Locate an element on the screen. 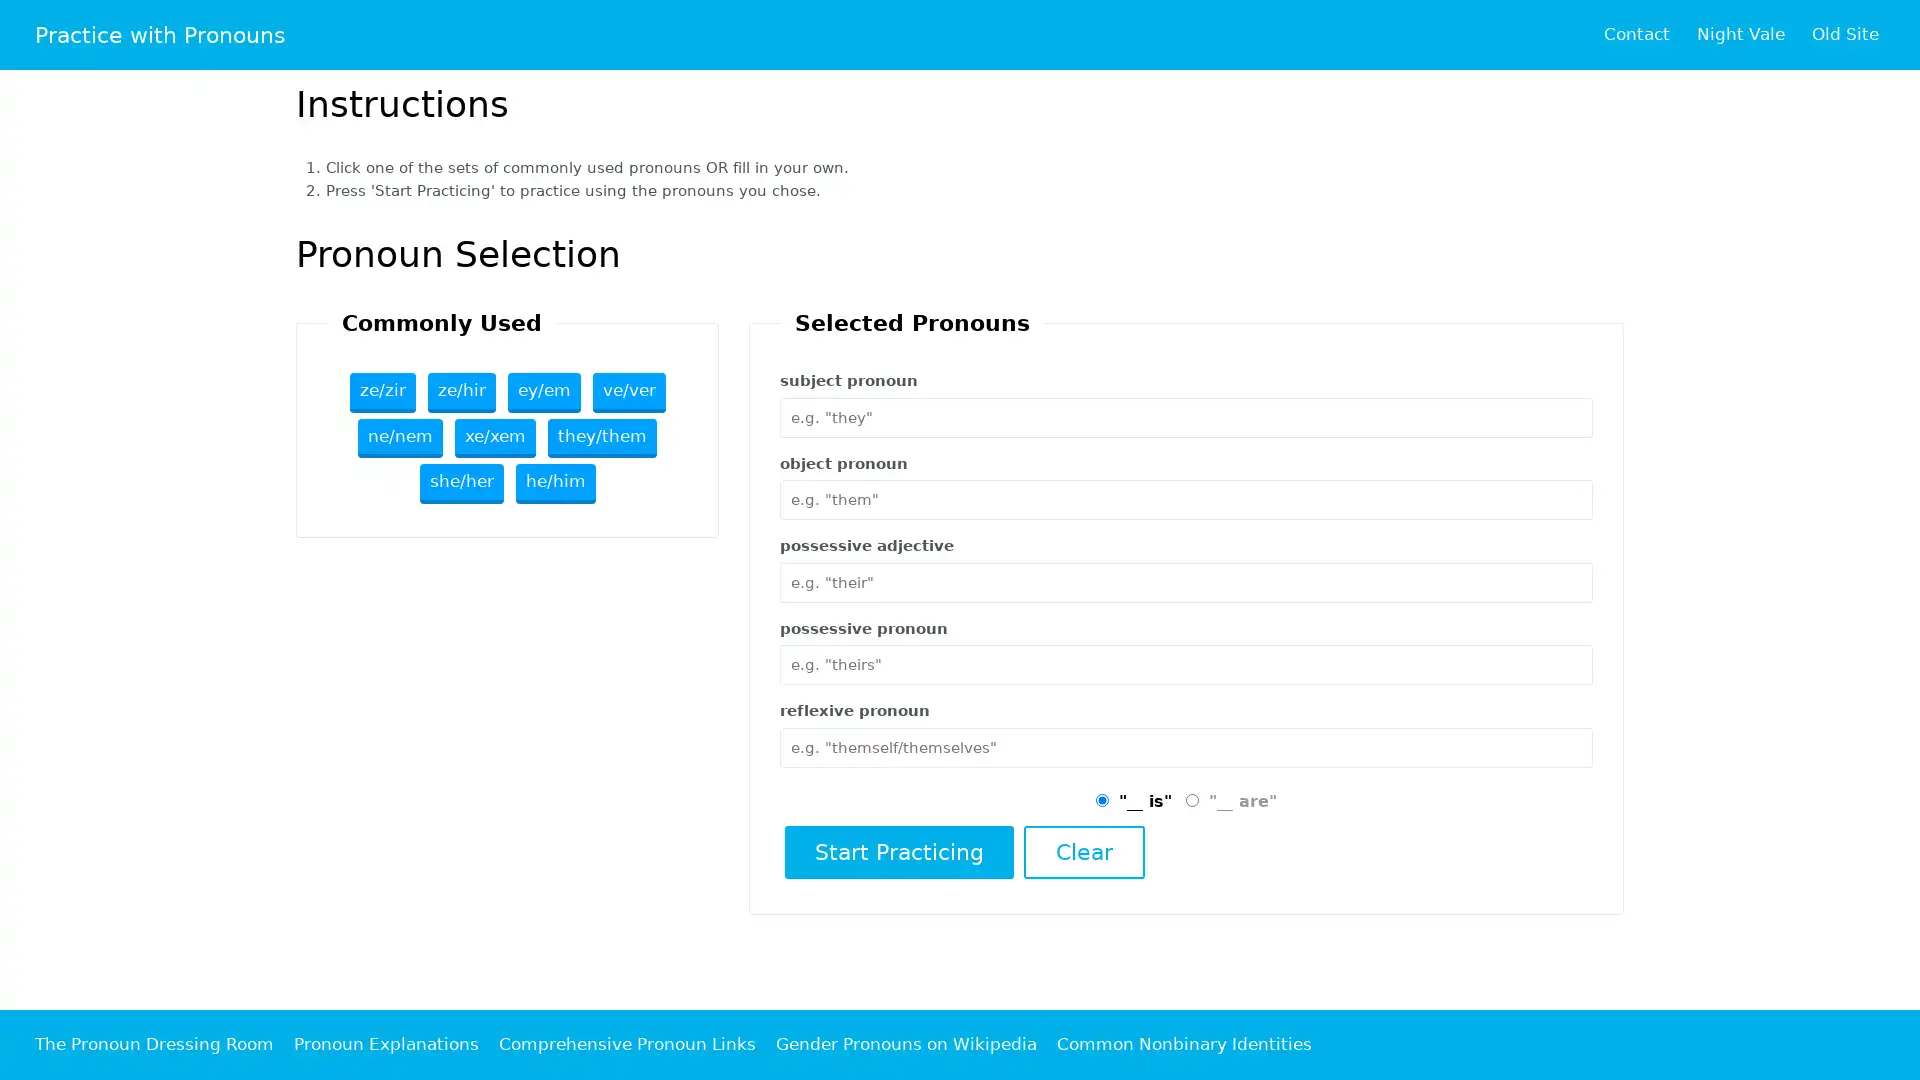 The width and height of the screenshot is (1920, 1080). xe/xem is located at coordinates (495, 437).